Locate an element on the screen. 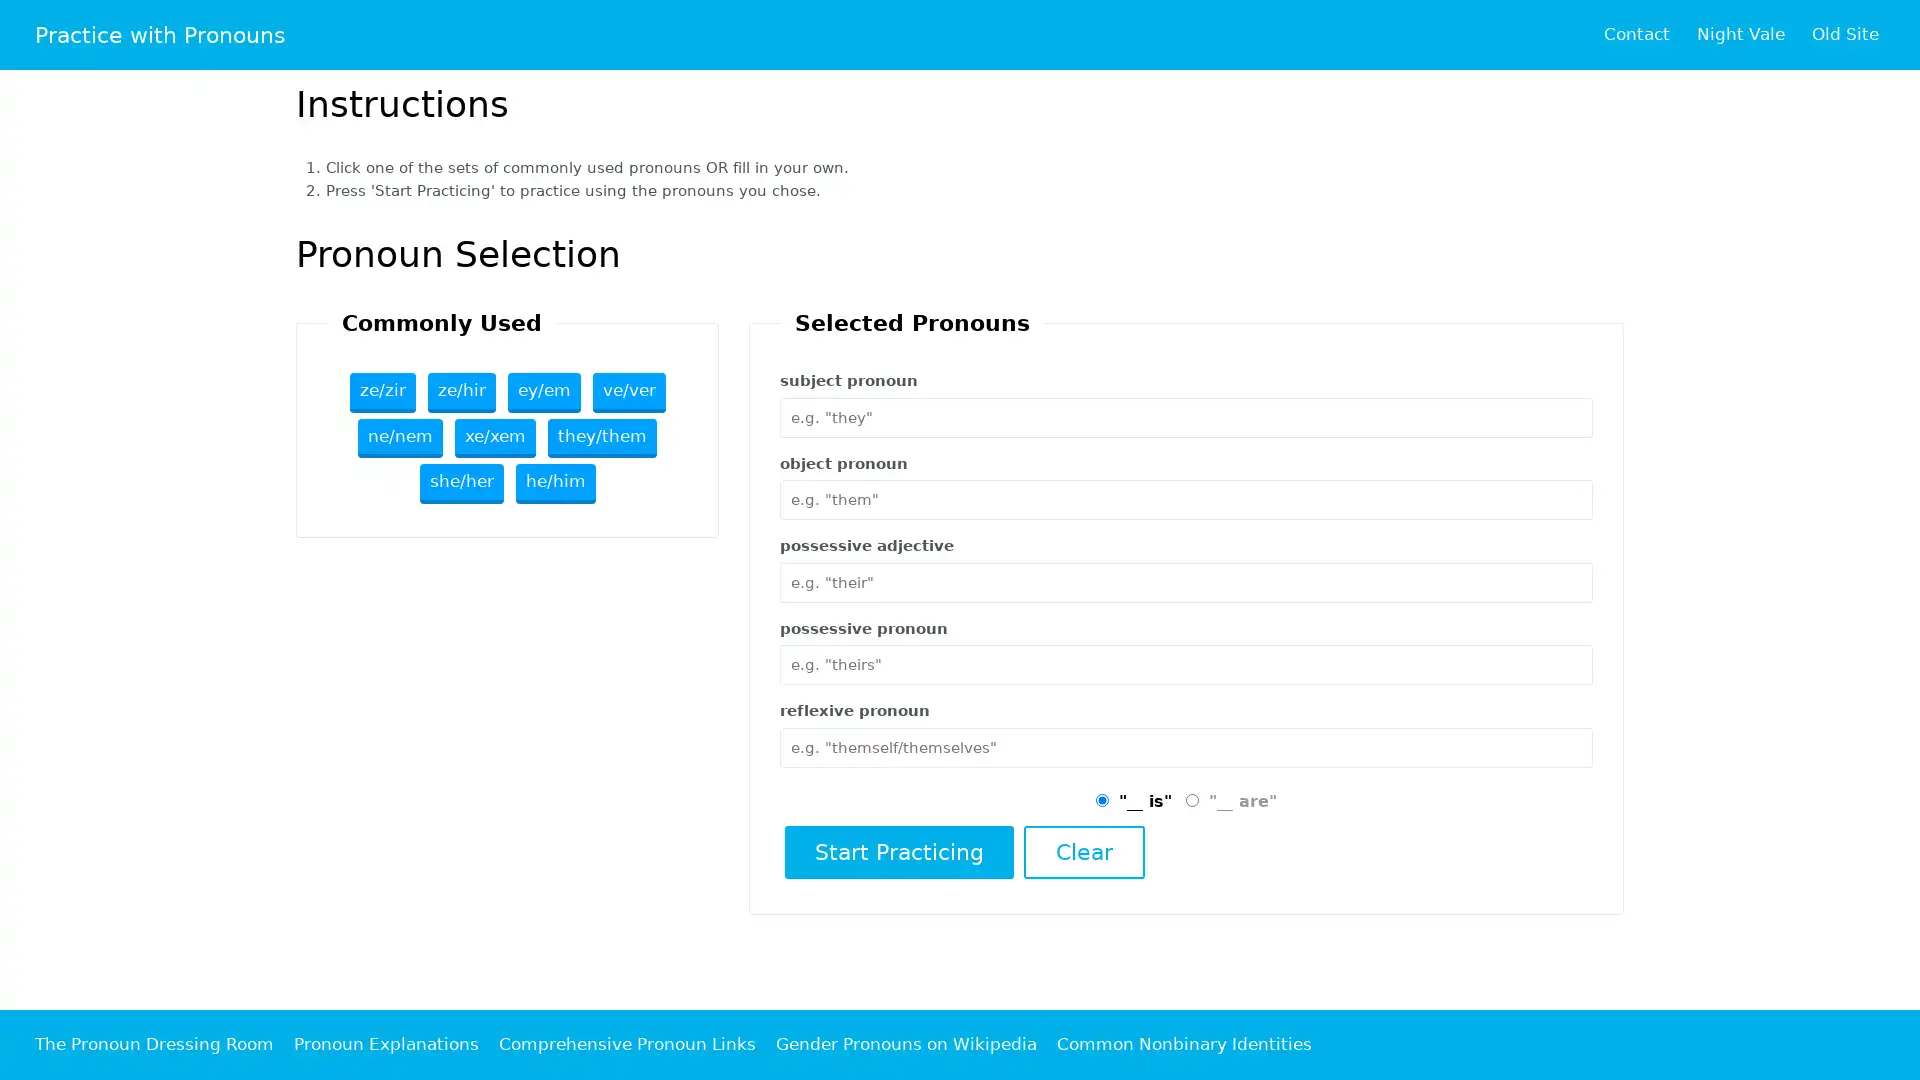 The width and height of the screenshot is (1920, 1080). xe/xem is located at coordinates (495, 437).